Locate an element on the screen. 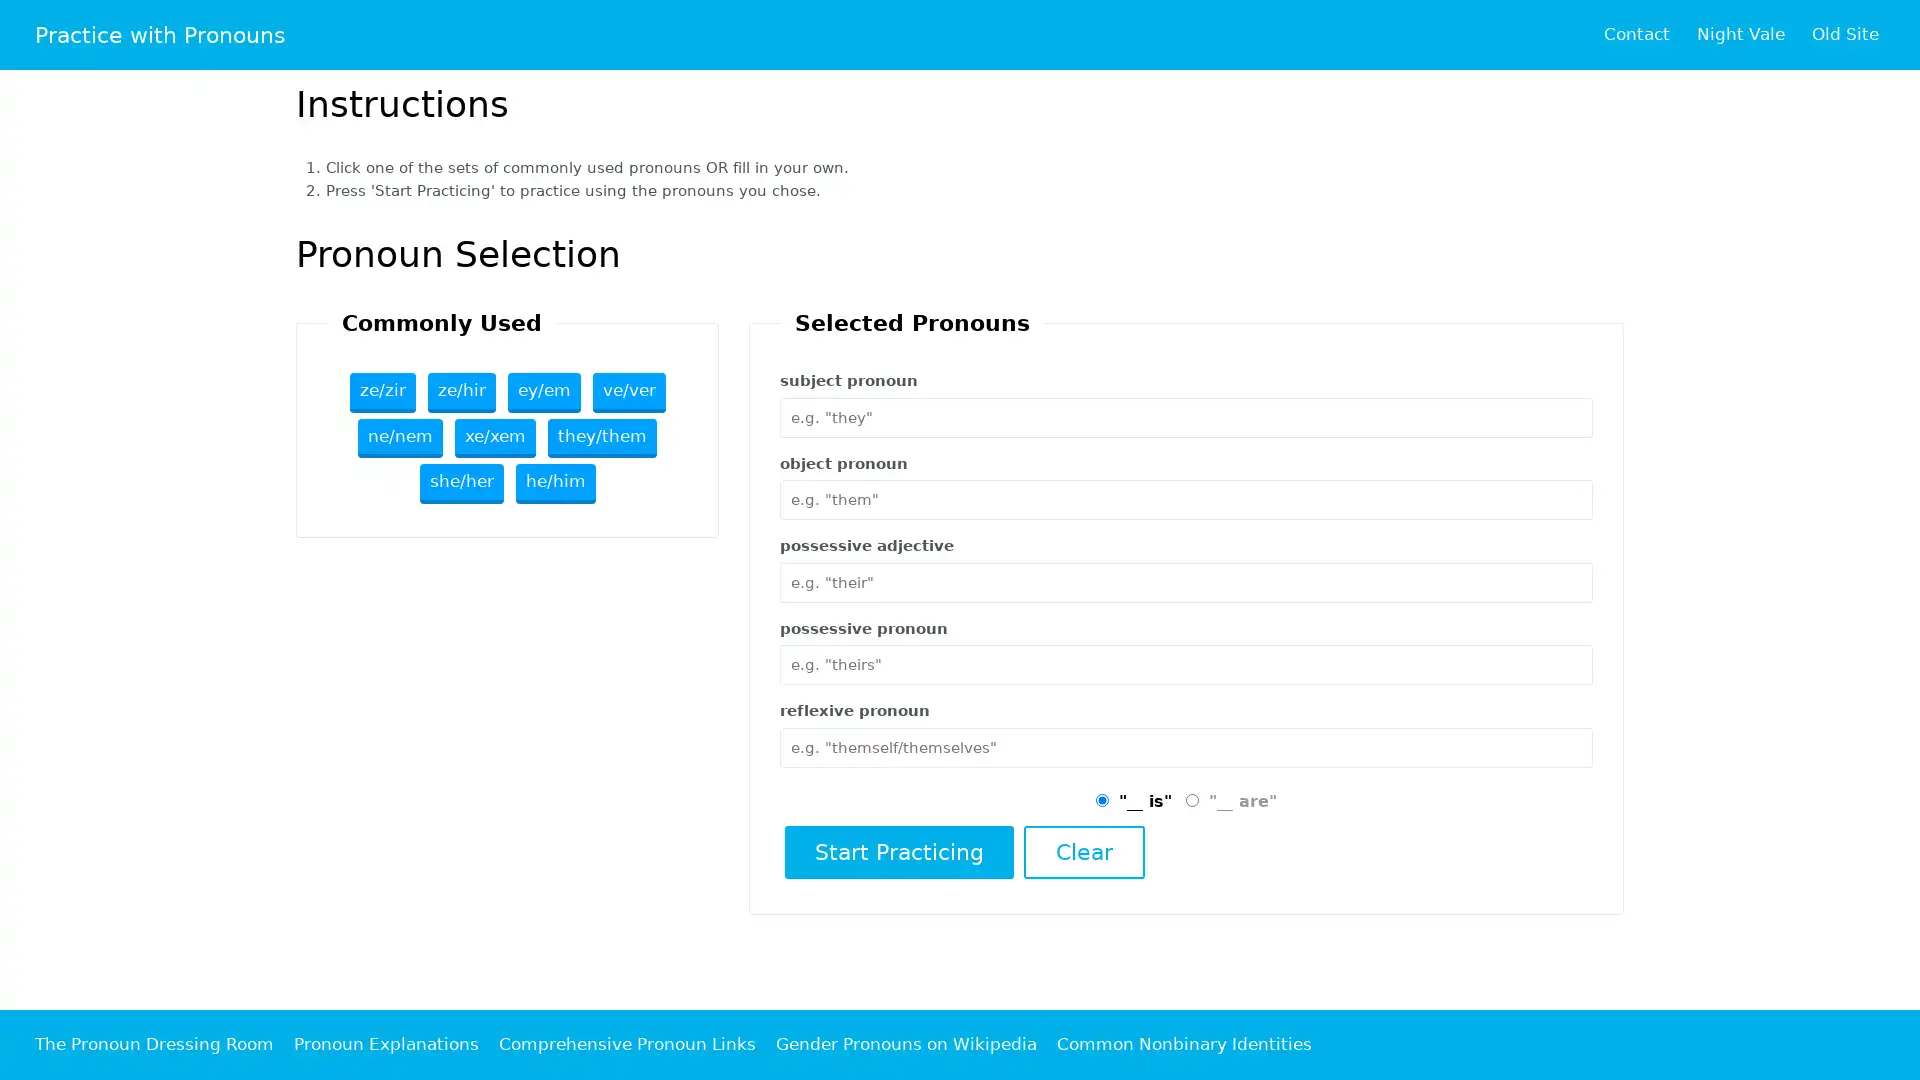 The width and height of the screenshot is (1920, 1080). xe/xem is located at coordinates (495, 437).